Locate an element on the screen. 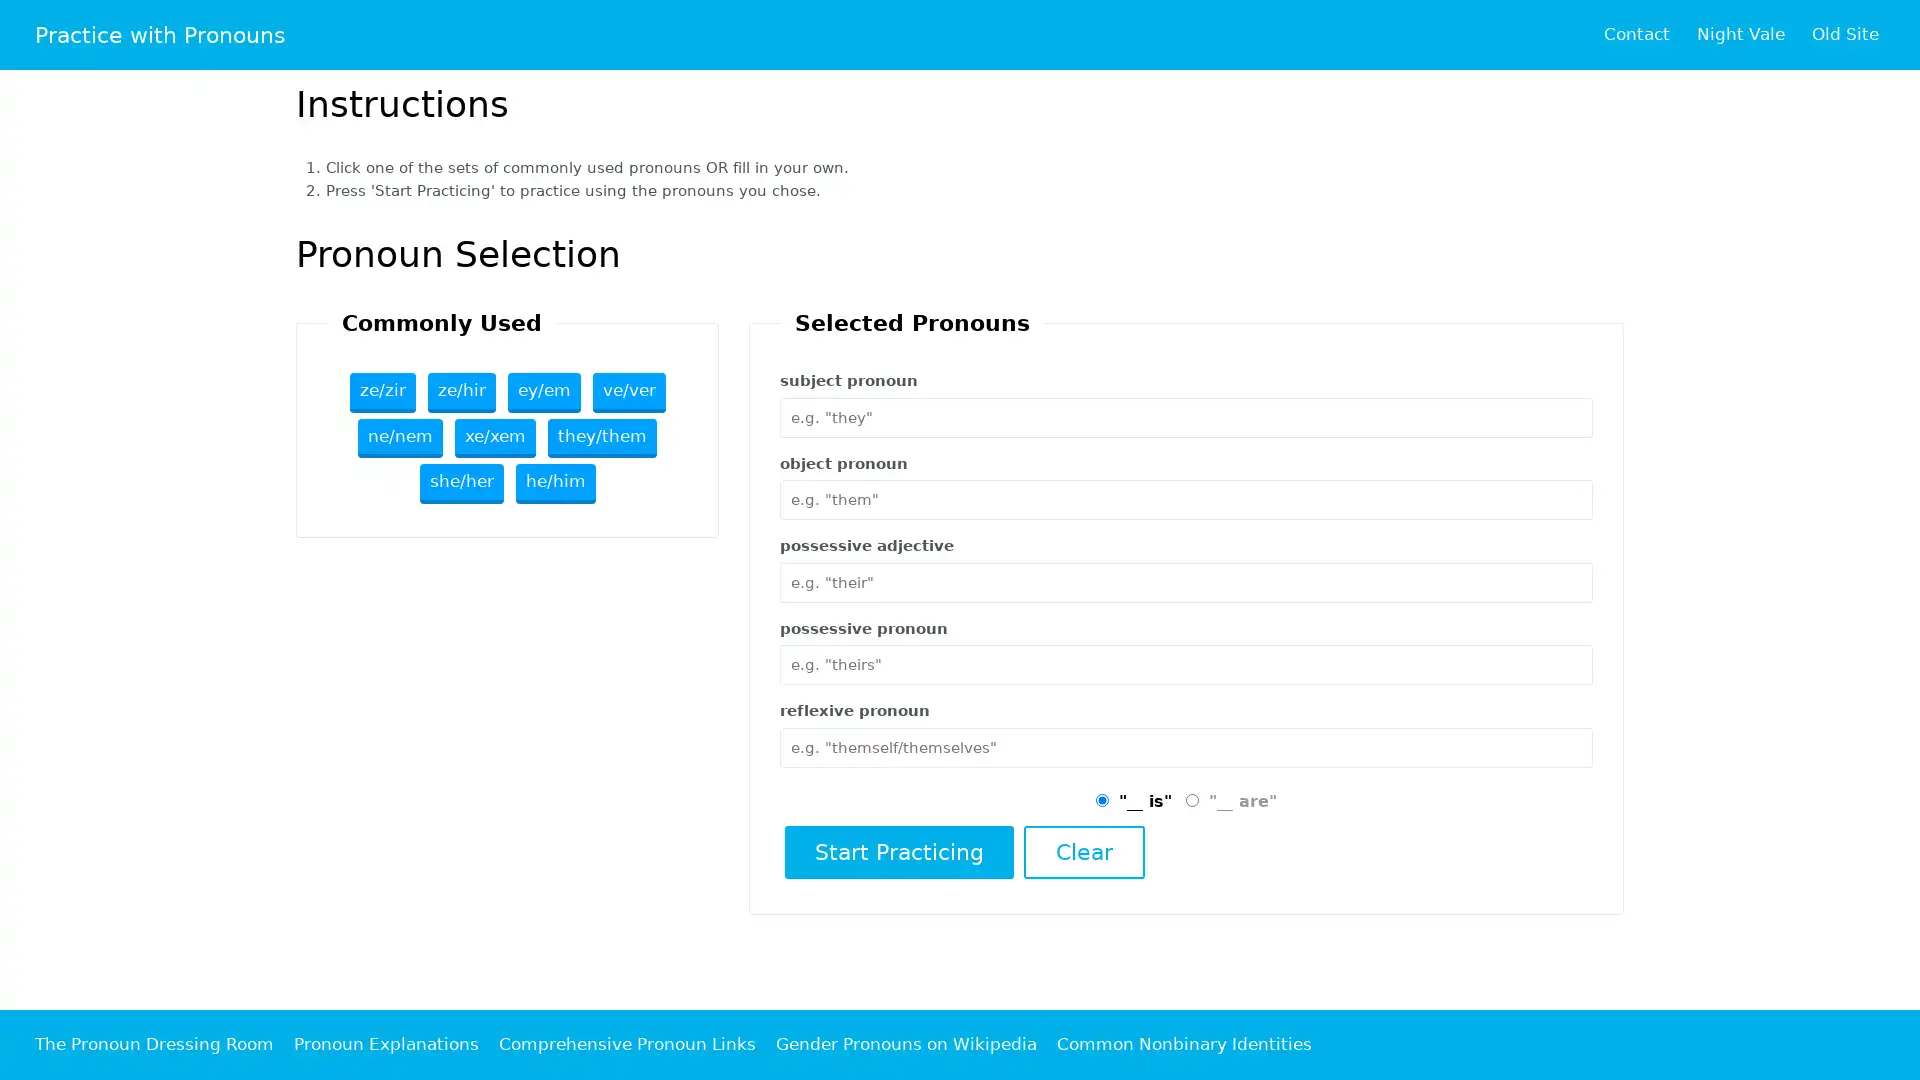 The width and height of the screenshot is (1920, 1080). xe/xem is located at coordinates (495, 437).